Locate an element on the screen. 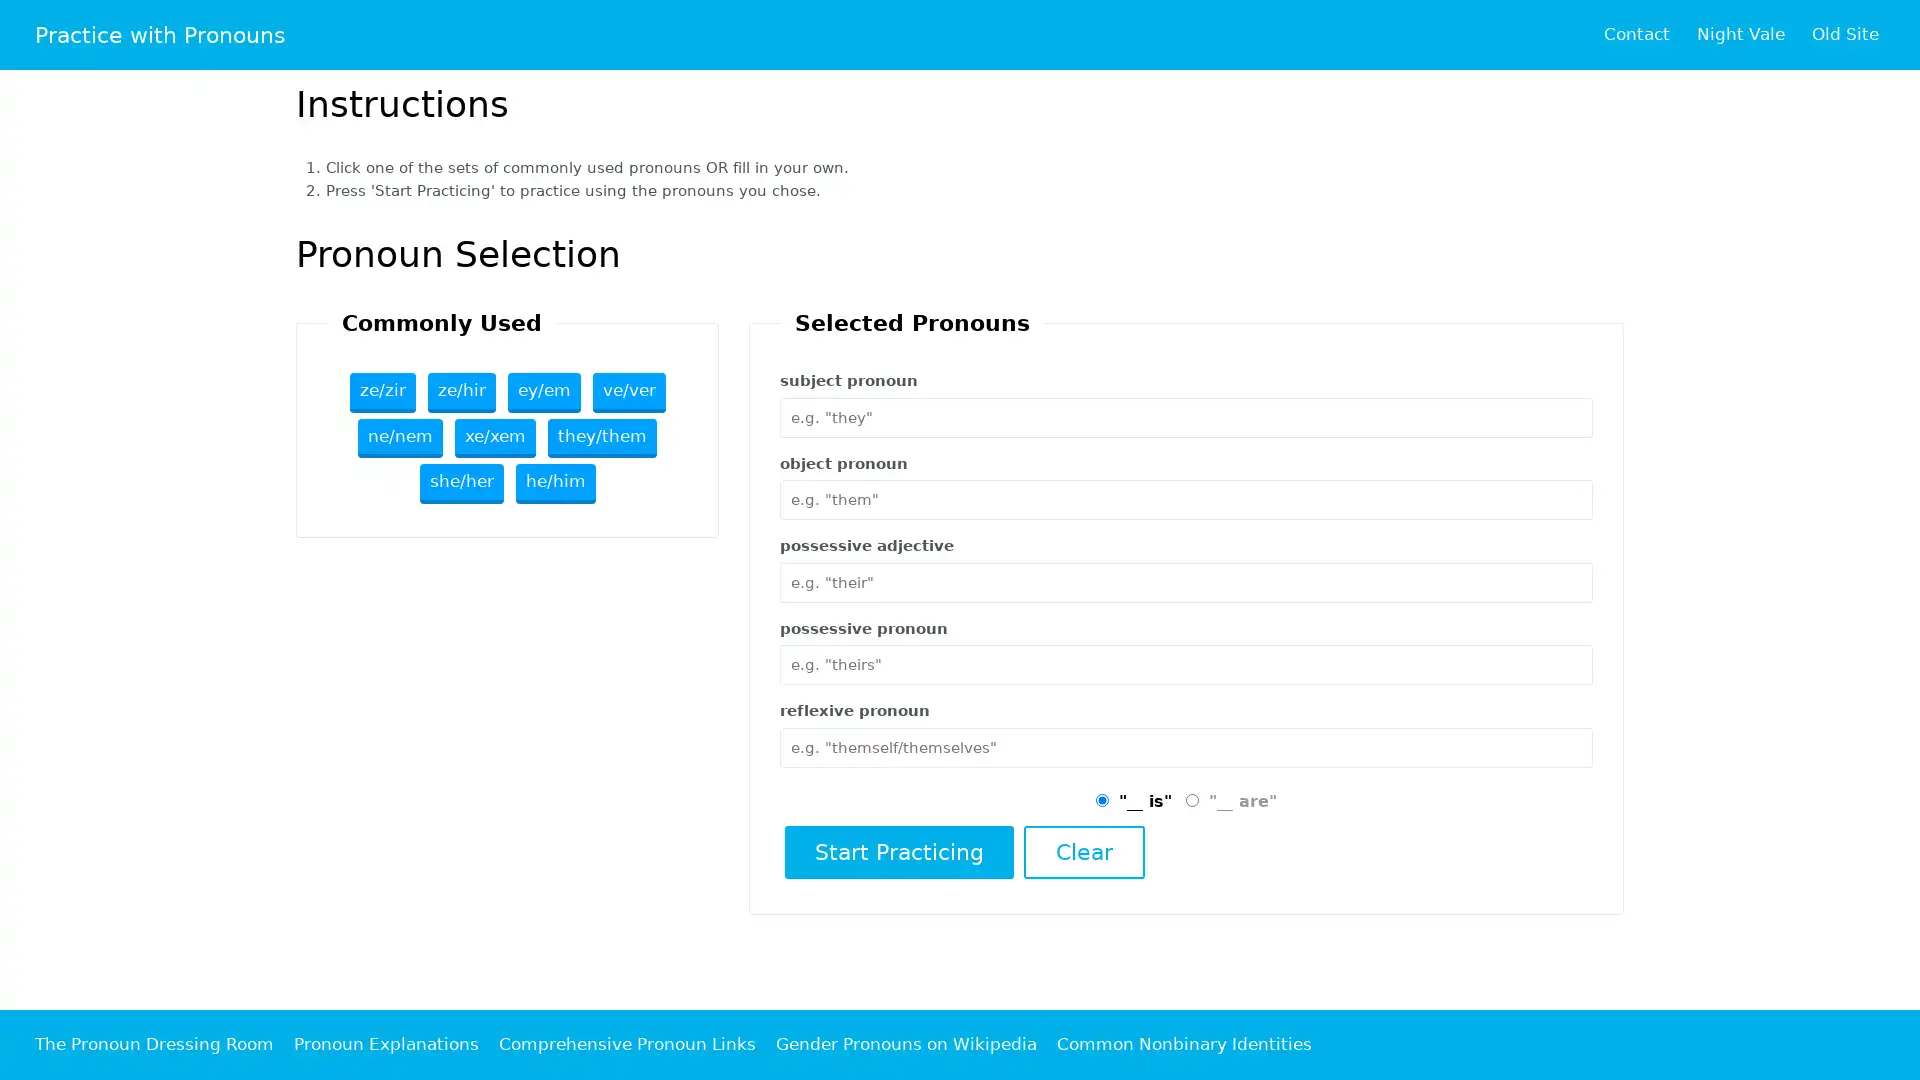 The width and height of the screenshot is (1920, 1080). xe/xem is located at coordinates (495, 437).